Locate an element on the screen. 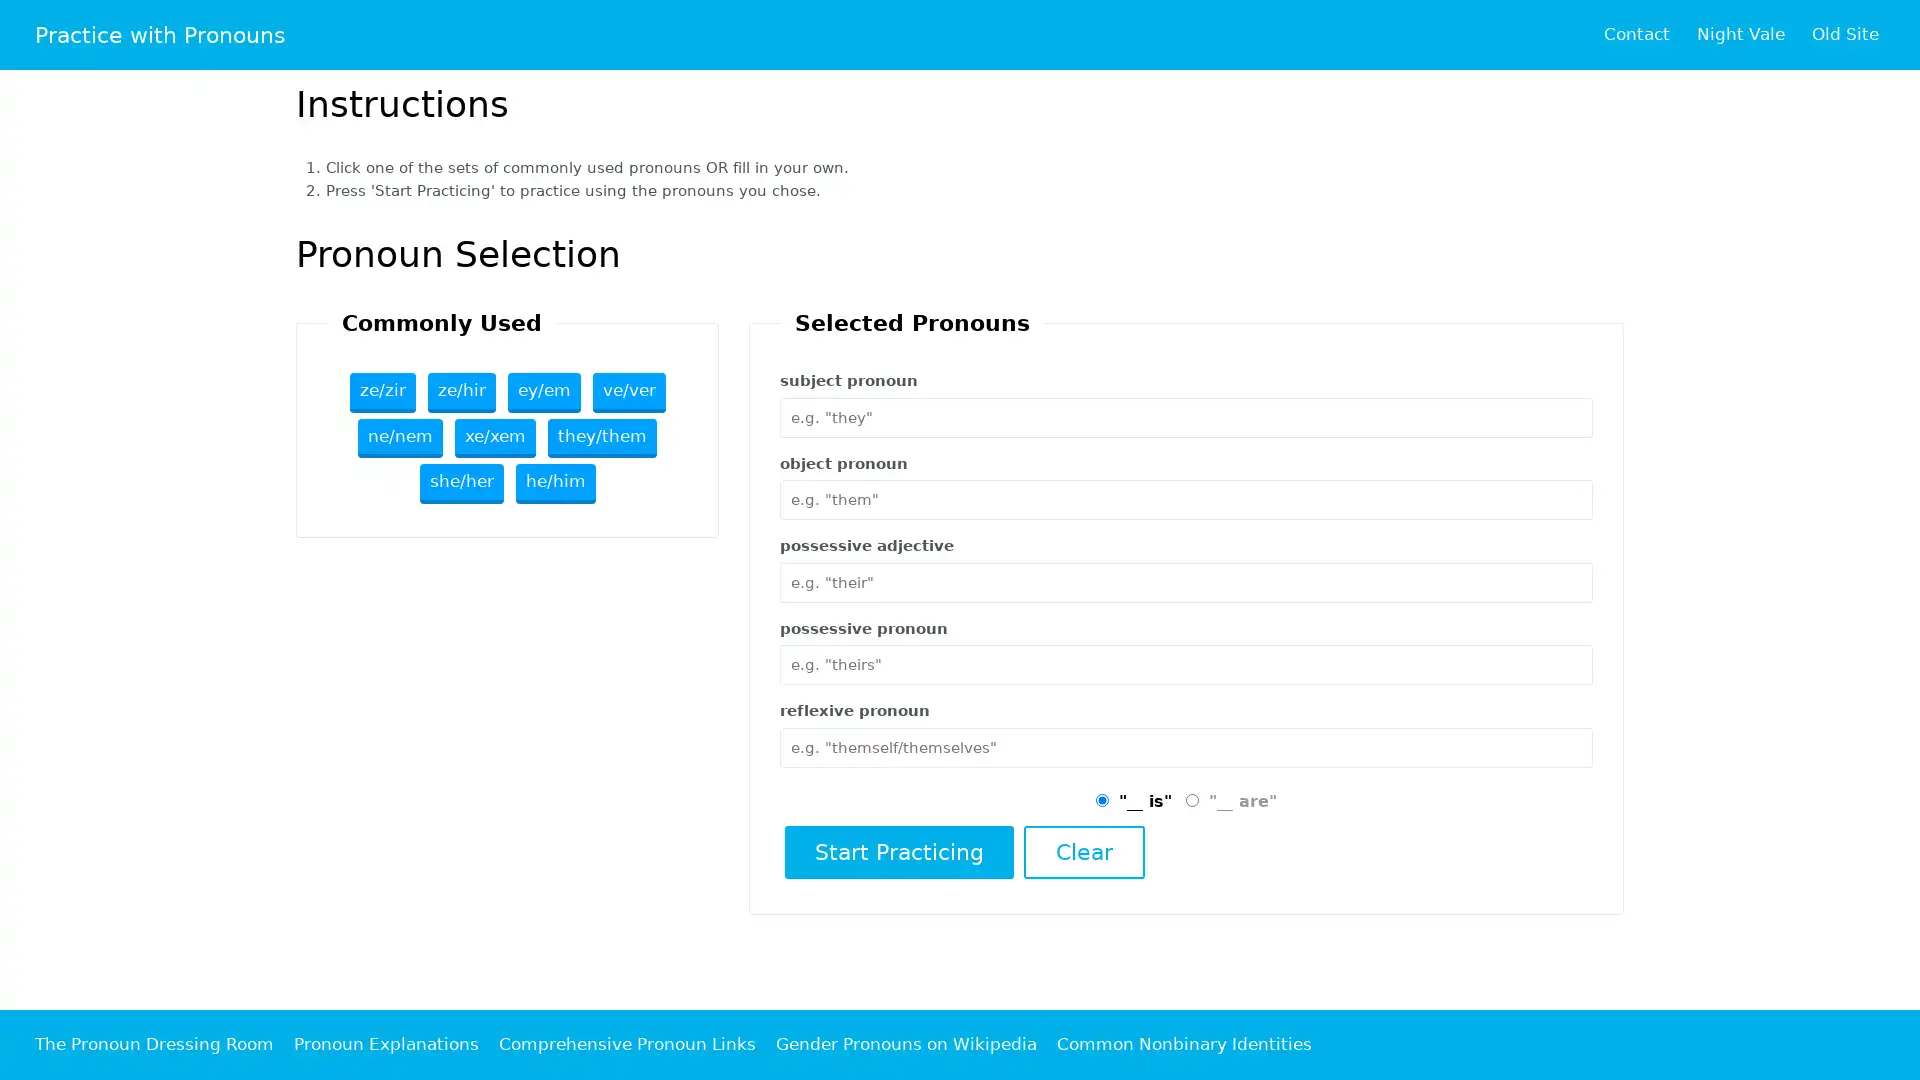 The width and height of the screenshot is (1920, 1080). xe/xem is located at coordinates (495, 437).